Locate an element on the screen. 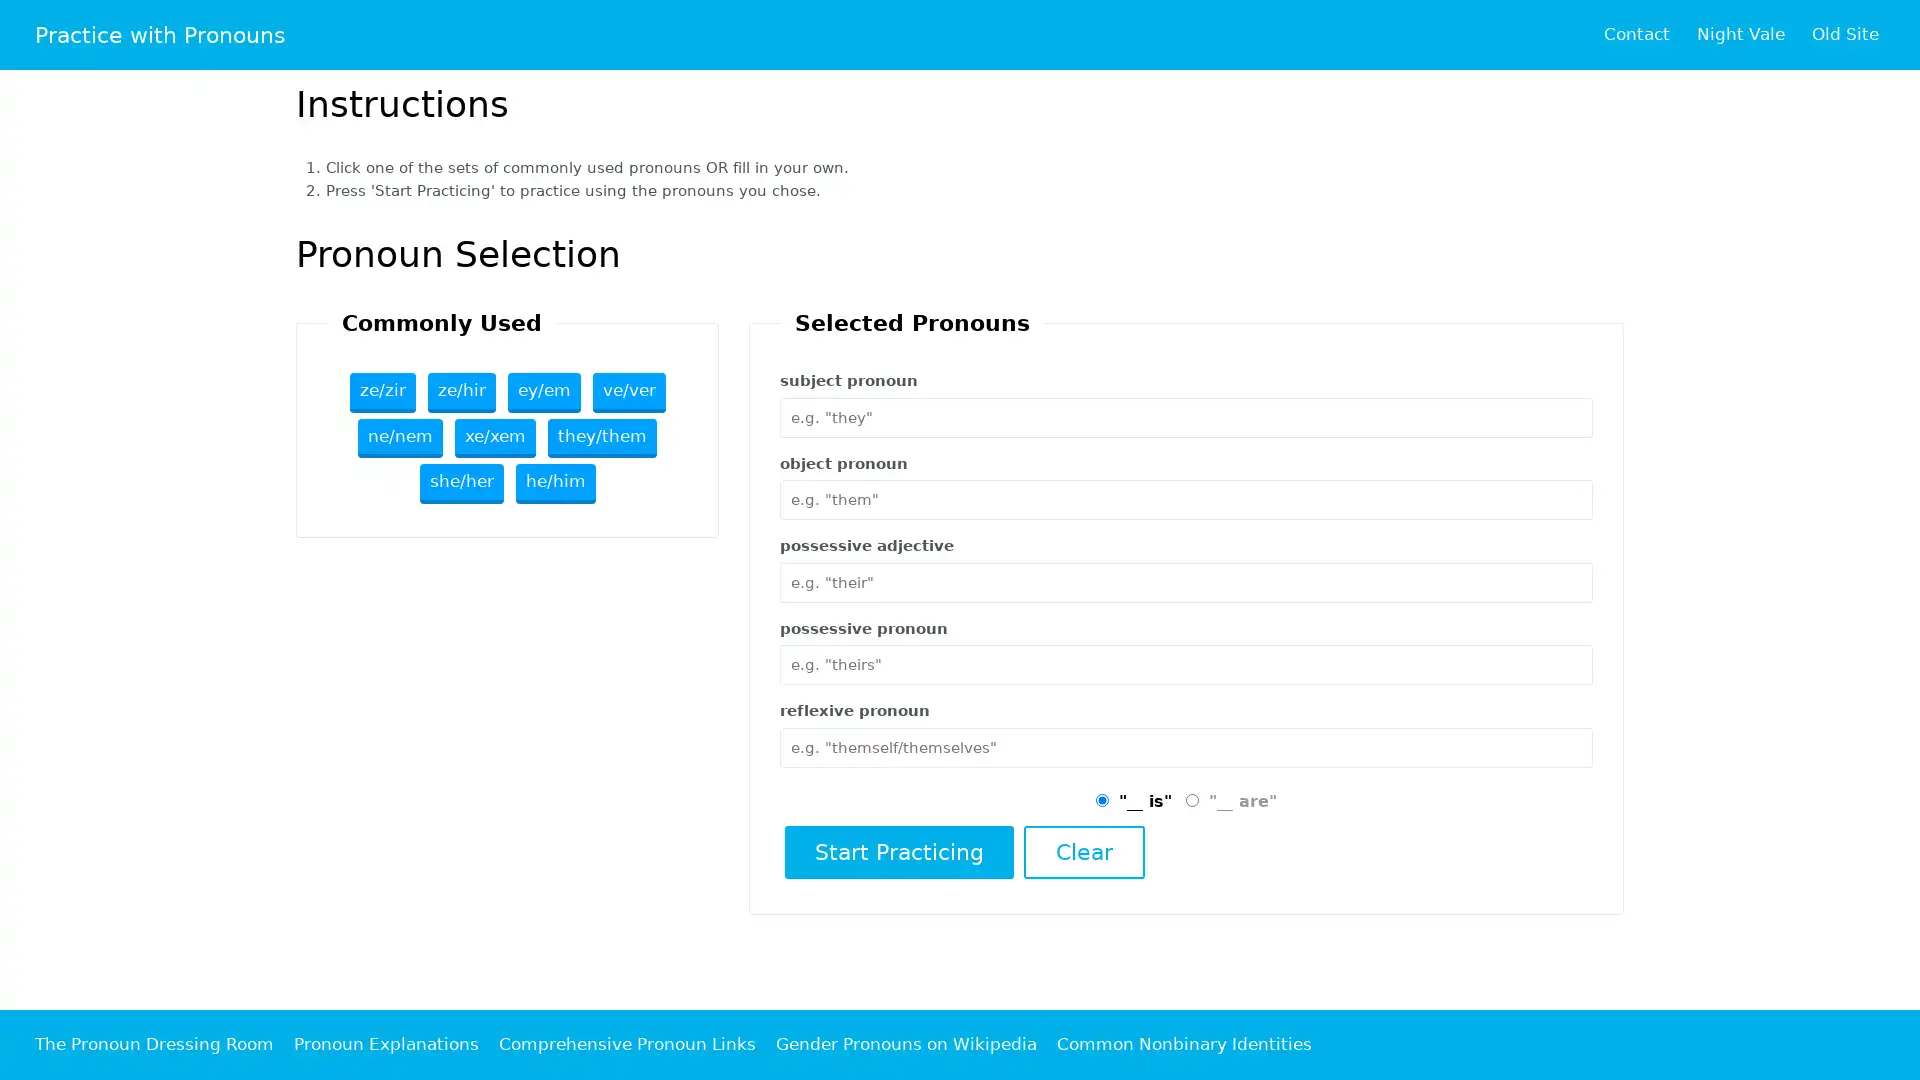 The width and height of the screenshot is (1920, 1080). xe/xem is located at coordinates (495, 437).